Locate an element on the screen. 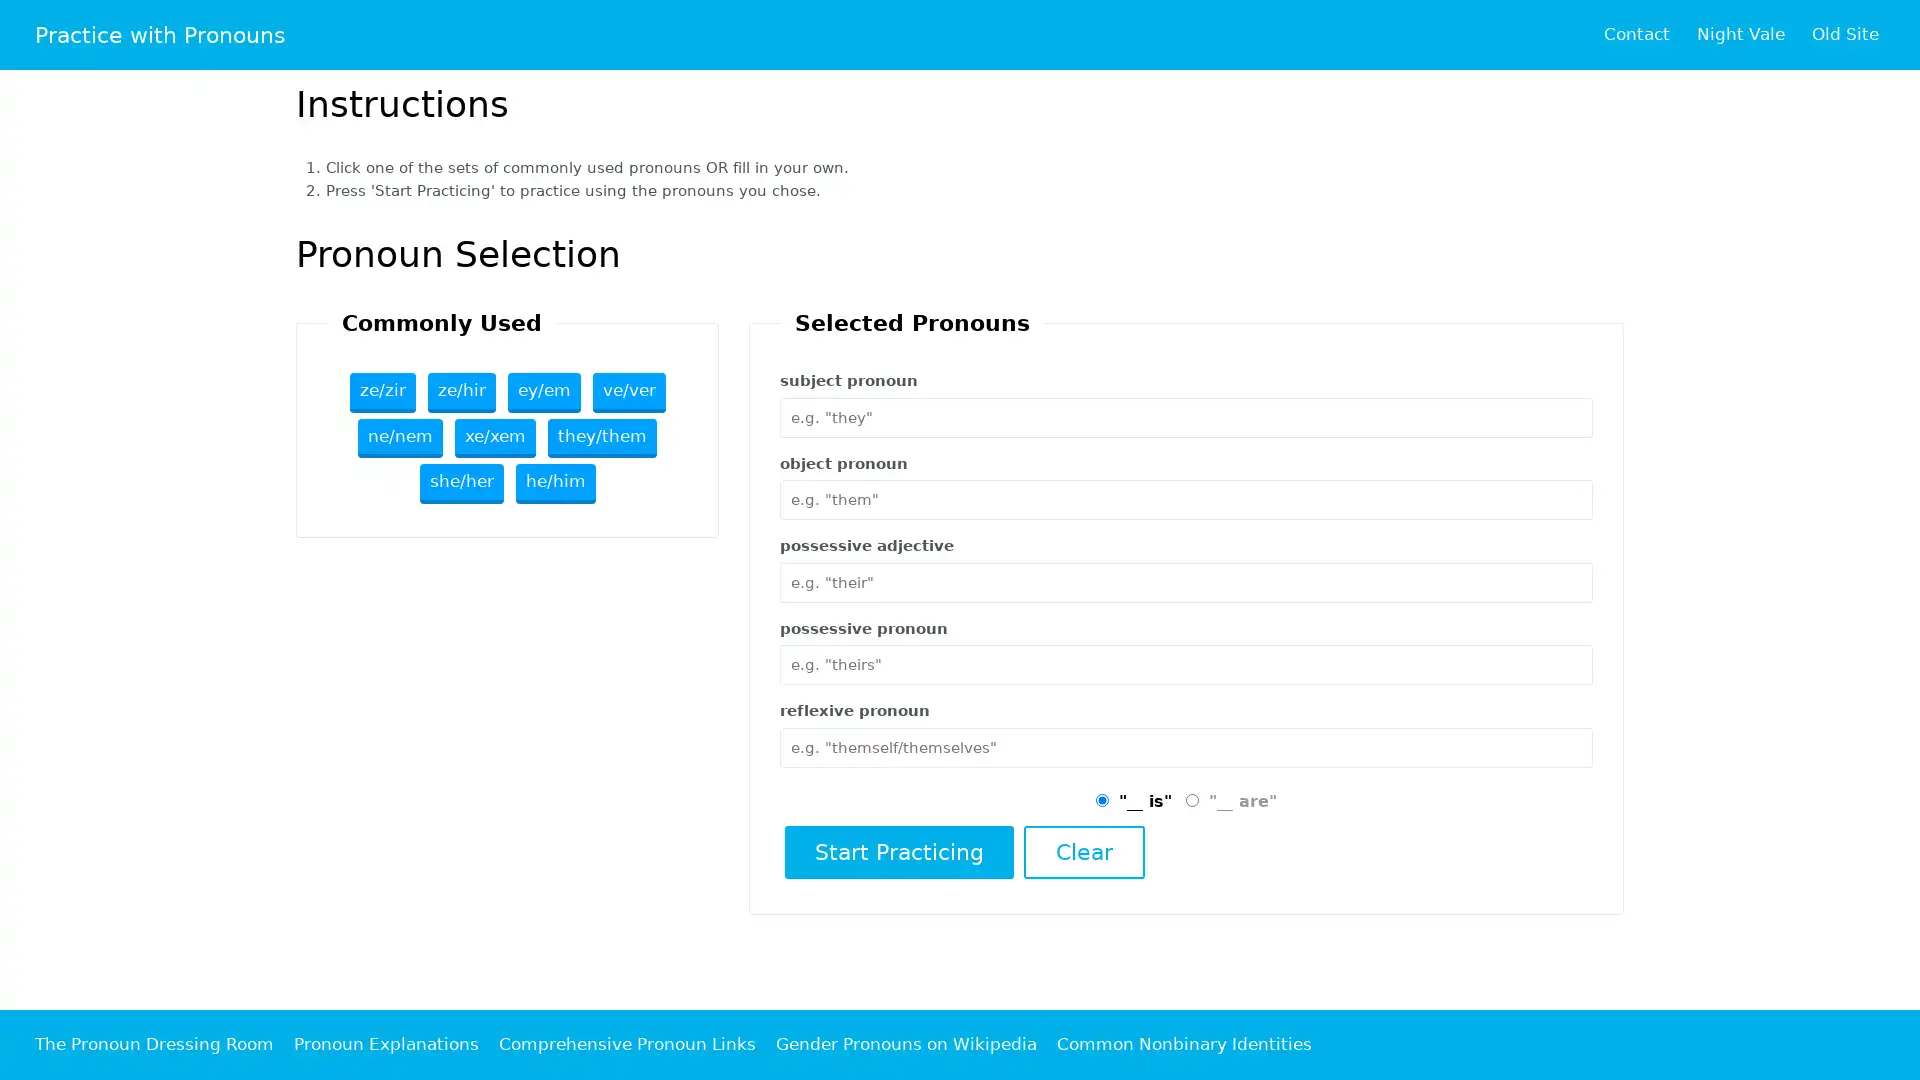 The width and height of the screenshot is (1920, 1080). xe/xem is located at coordinates (495, 437).